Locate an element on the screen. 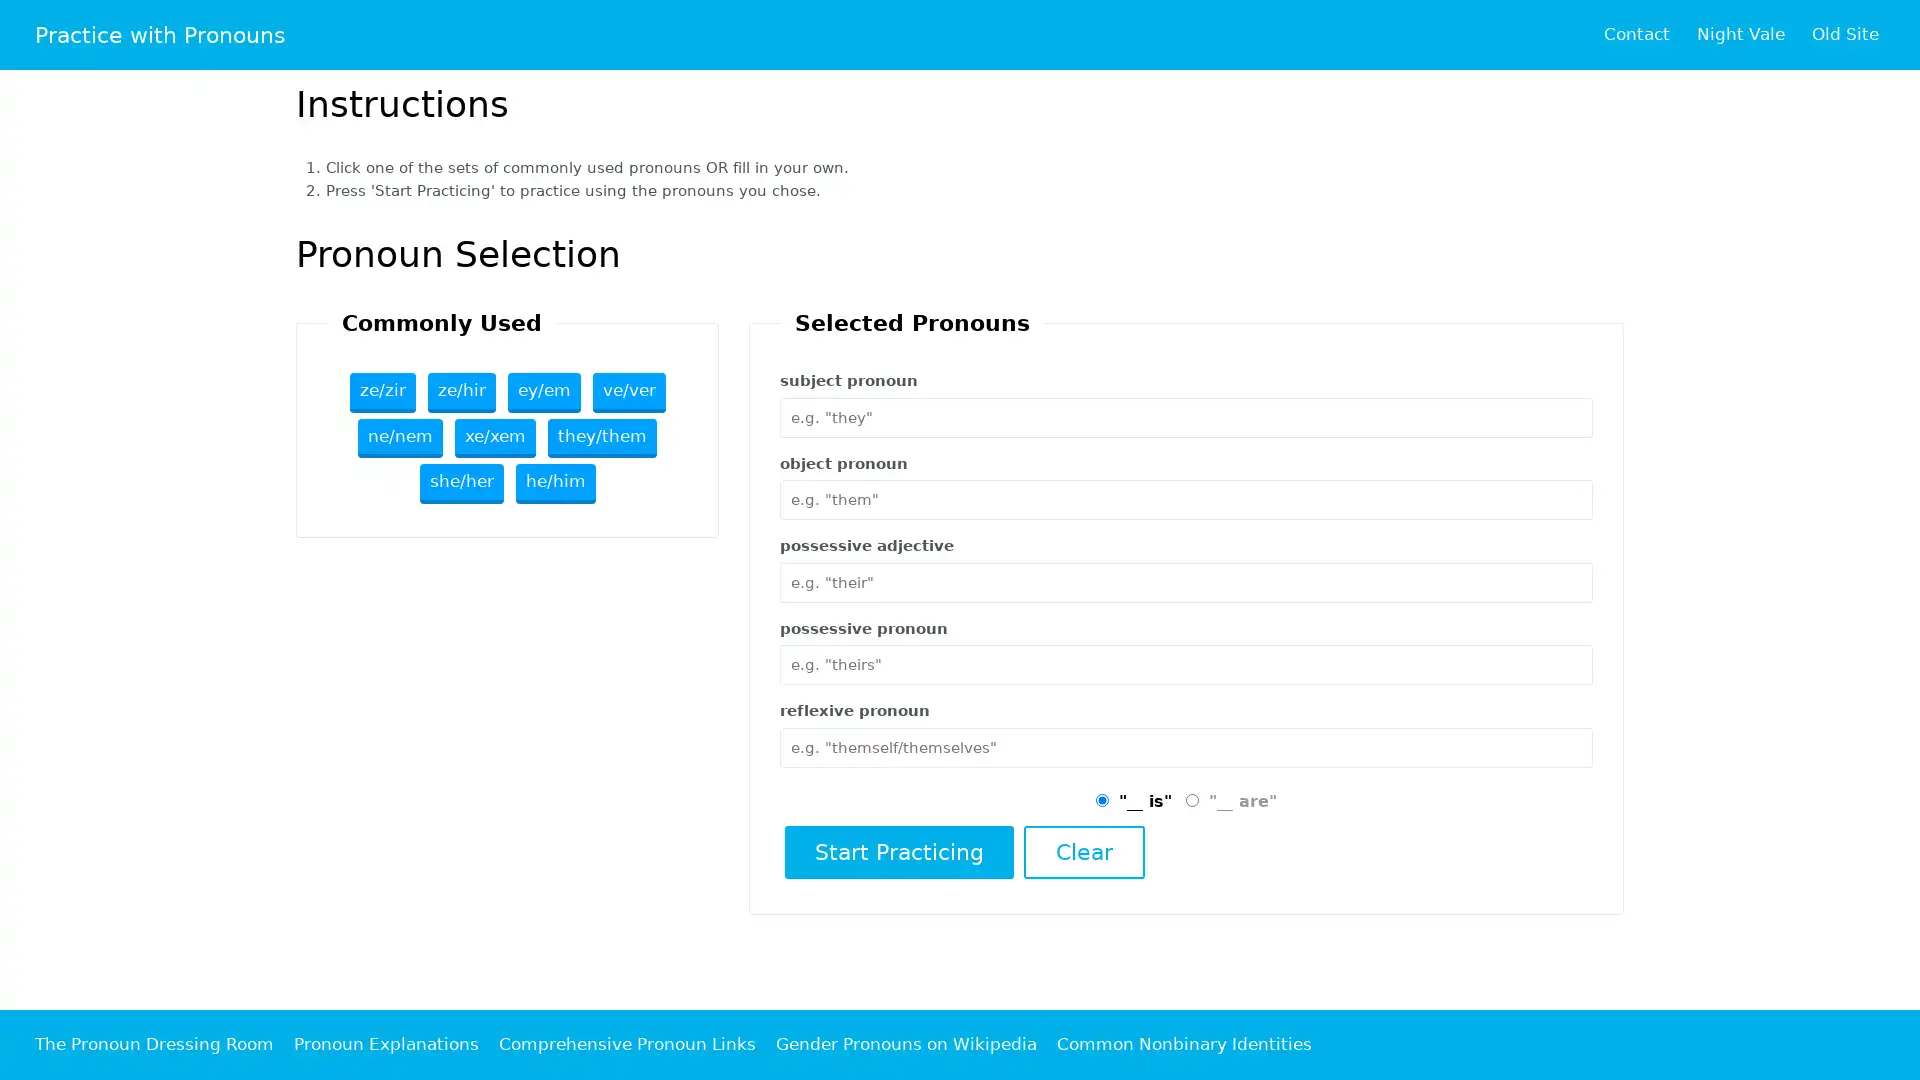 The width and height of the screenshot is (1920, 1080). xe/xem is located at coordinates (495, 437).